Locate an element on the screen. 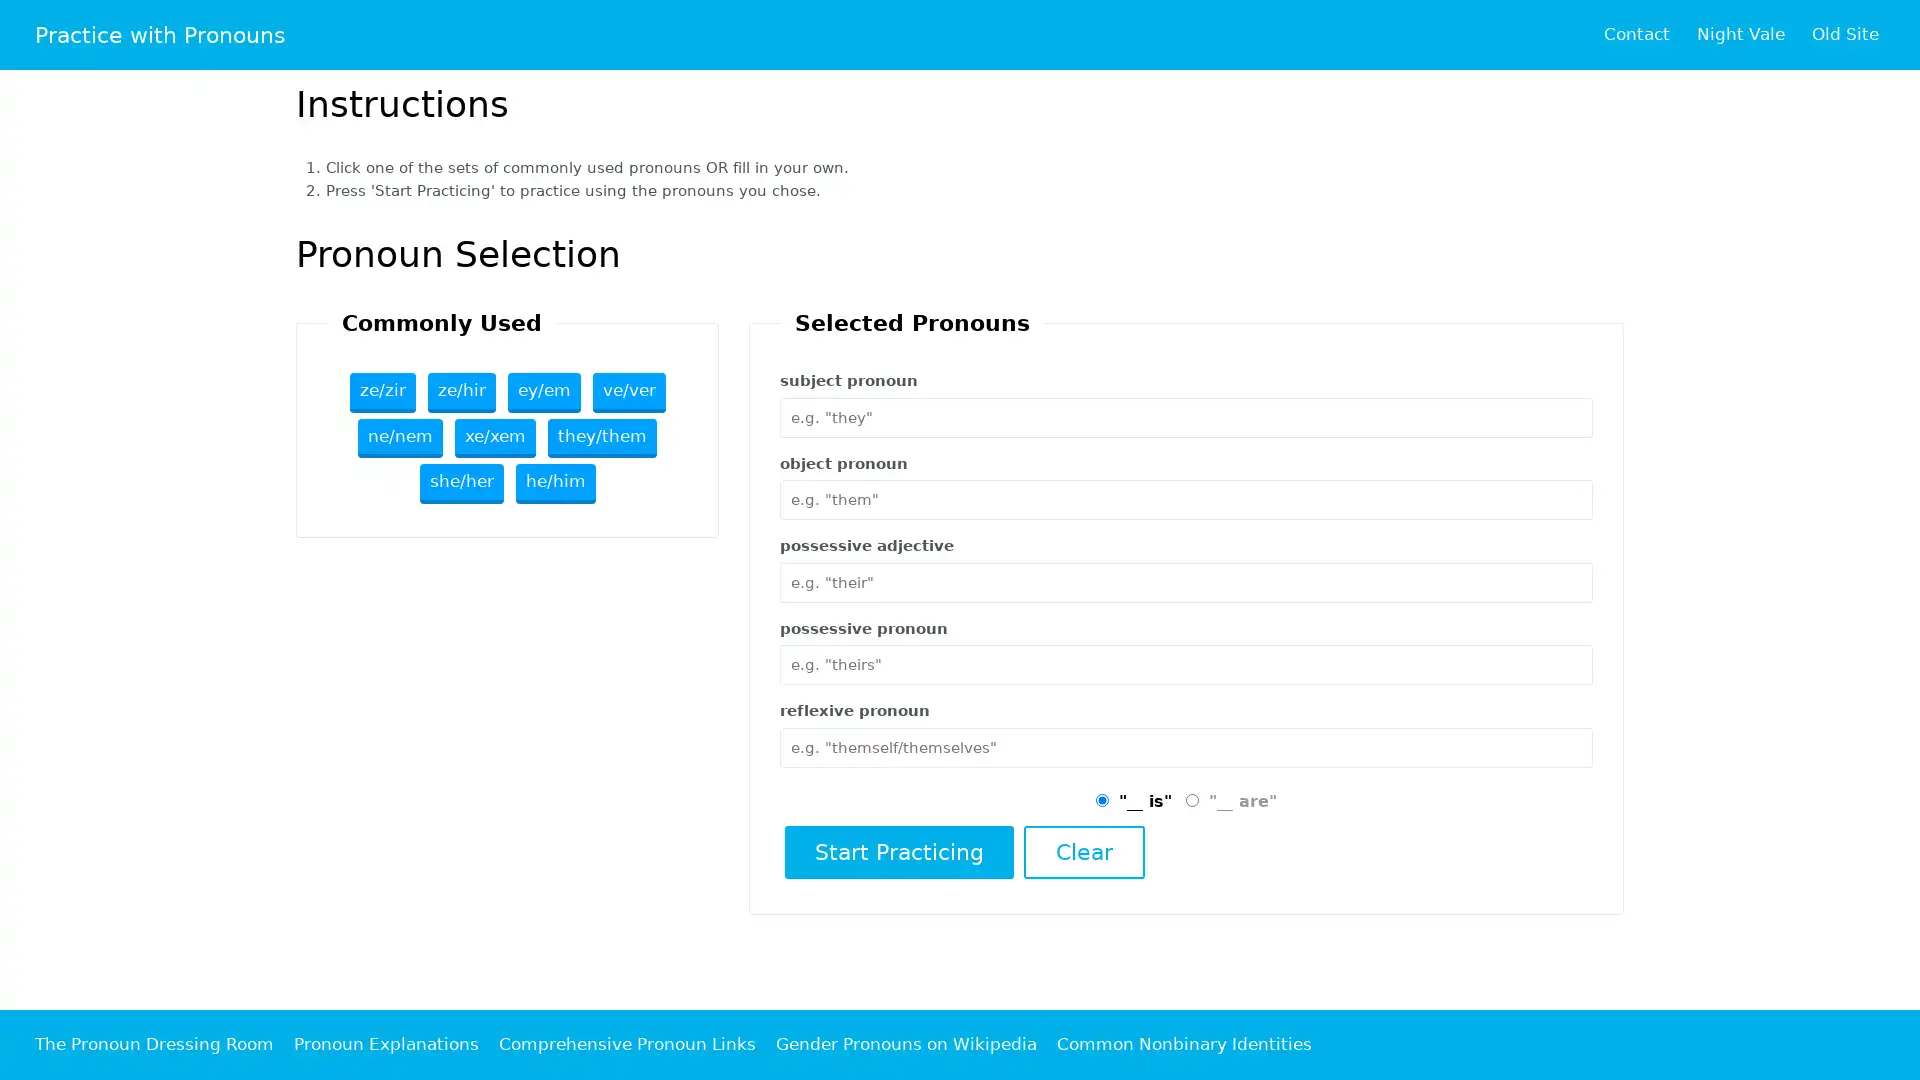 The width and height of the screenshot is (1920, 1080). xe/xem is located at coordinates (495, 437).